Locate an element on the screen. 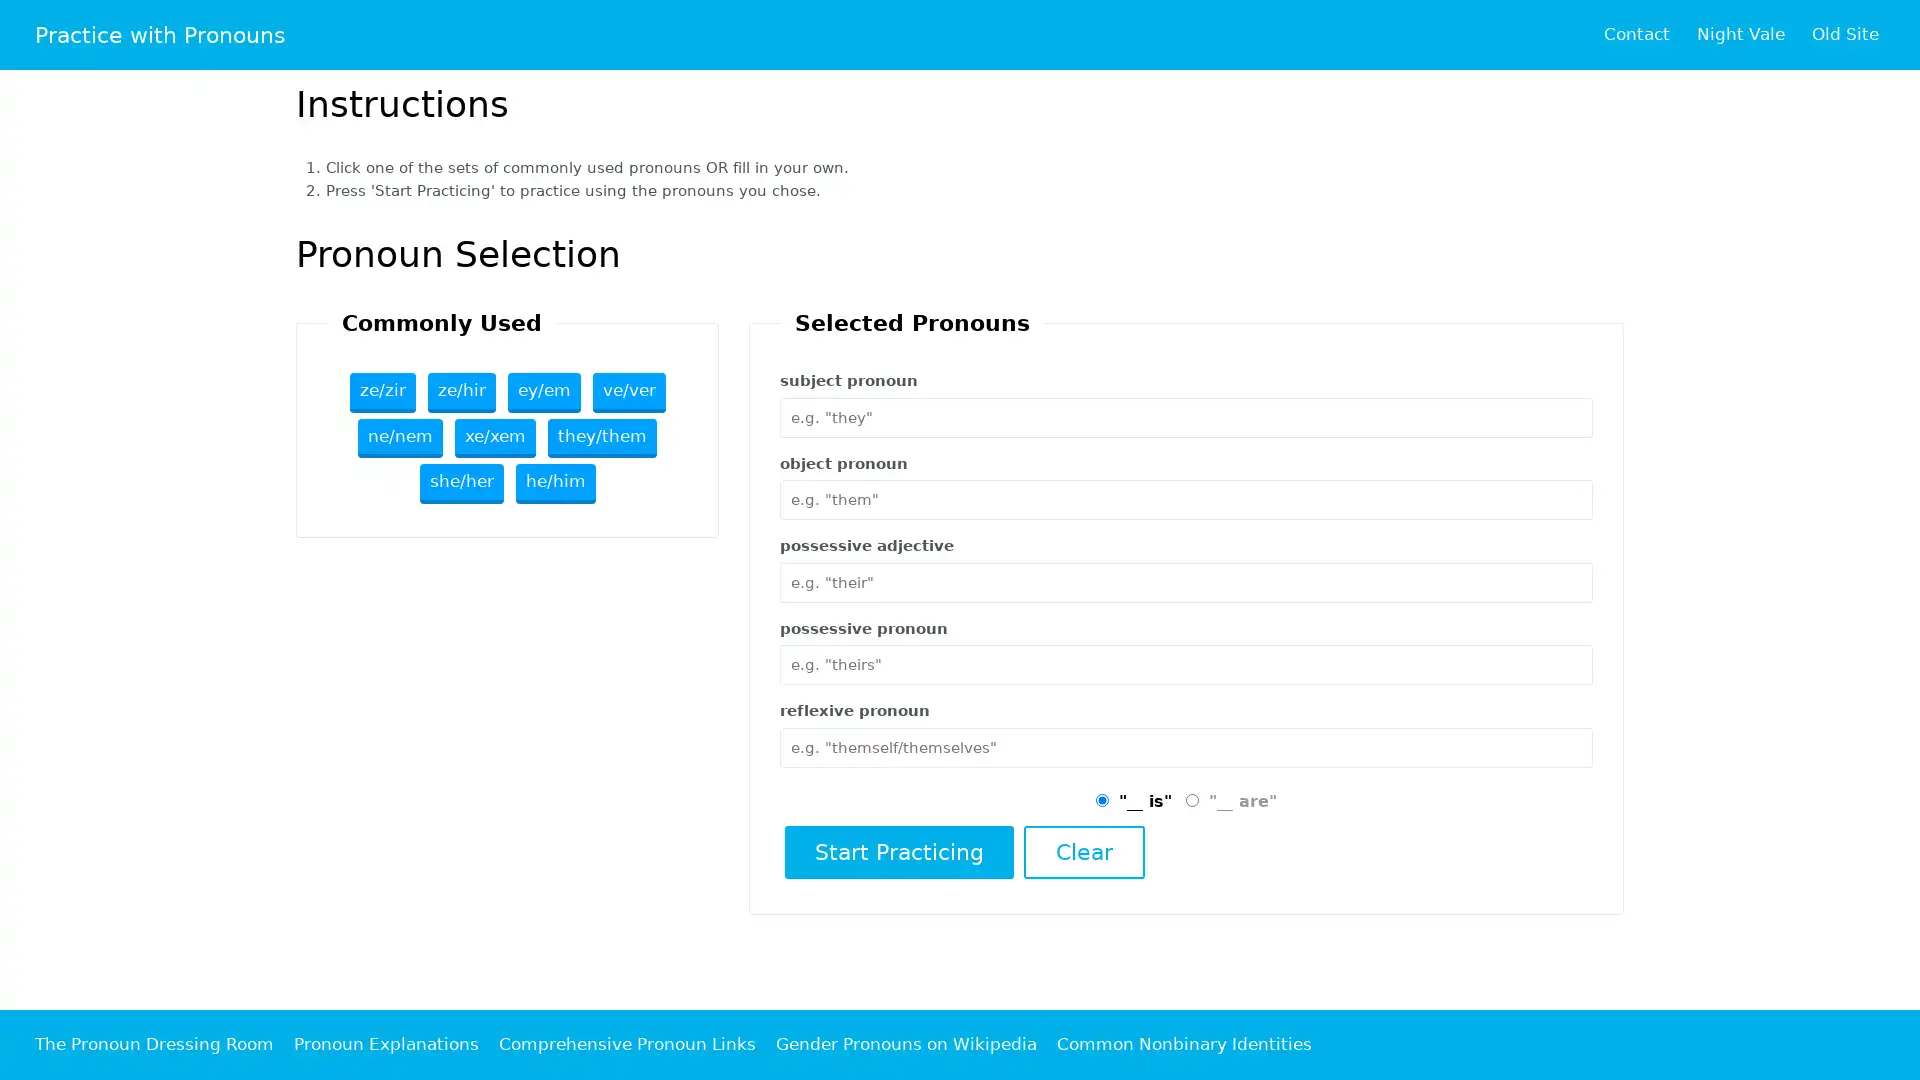 The width and height of the screenshot is (1920, 1080). xe/xem is located at coordinates (495, 437).